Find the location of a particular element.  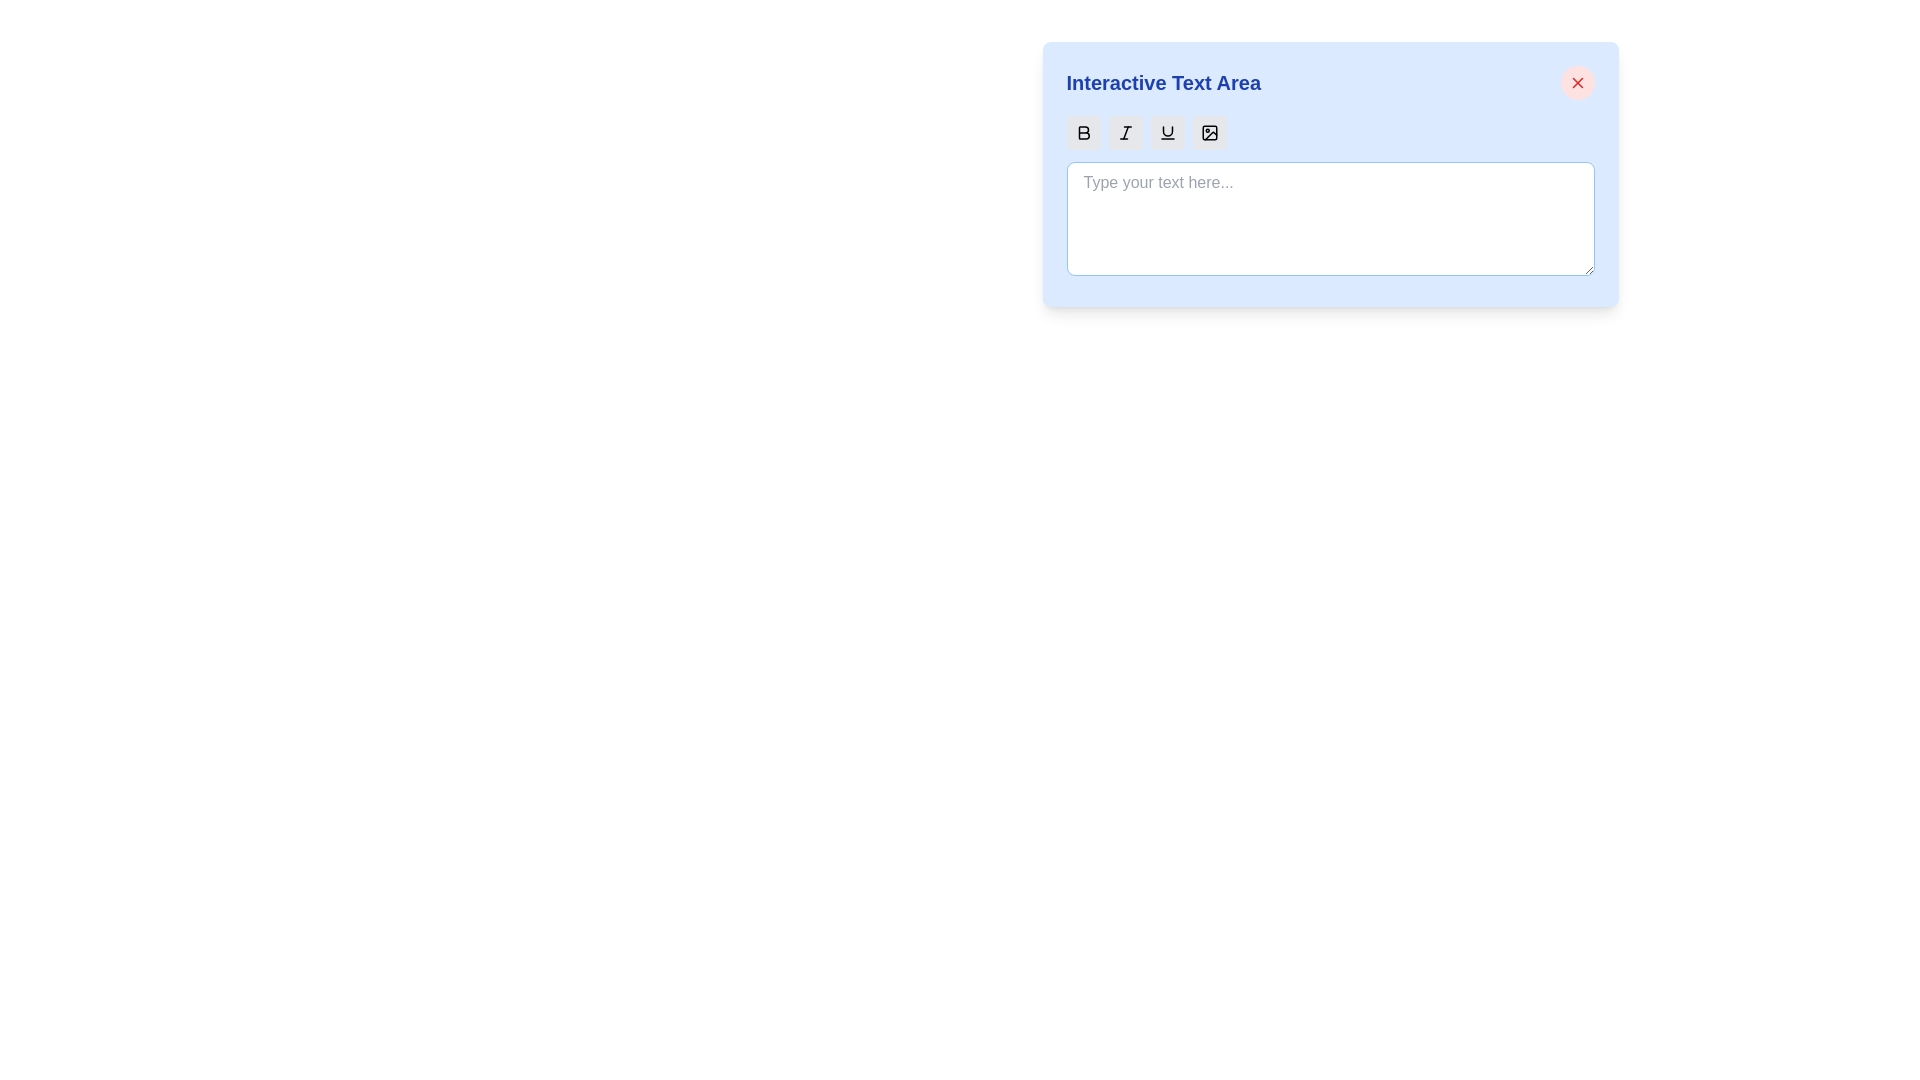

the fourth icon button in the toolbar at the top-right section of the Interactive Text Area, which has a light gray background and an image icon is located at coordinates (1208, 132).